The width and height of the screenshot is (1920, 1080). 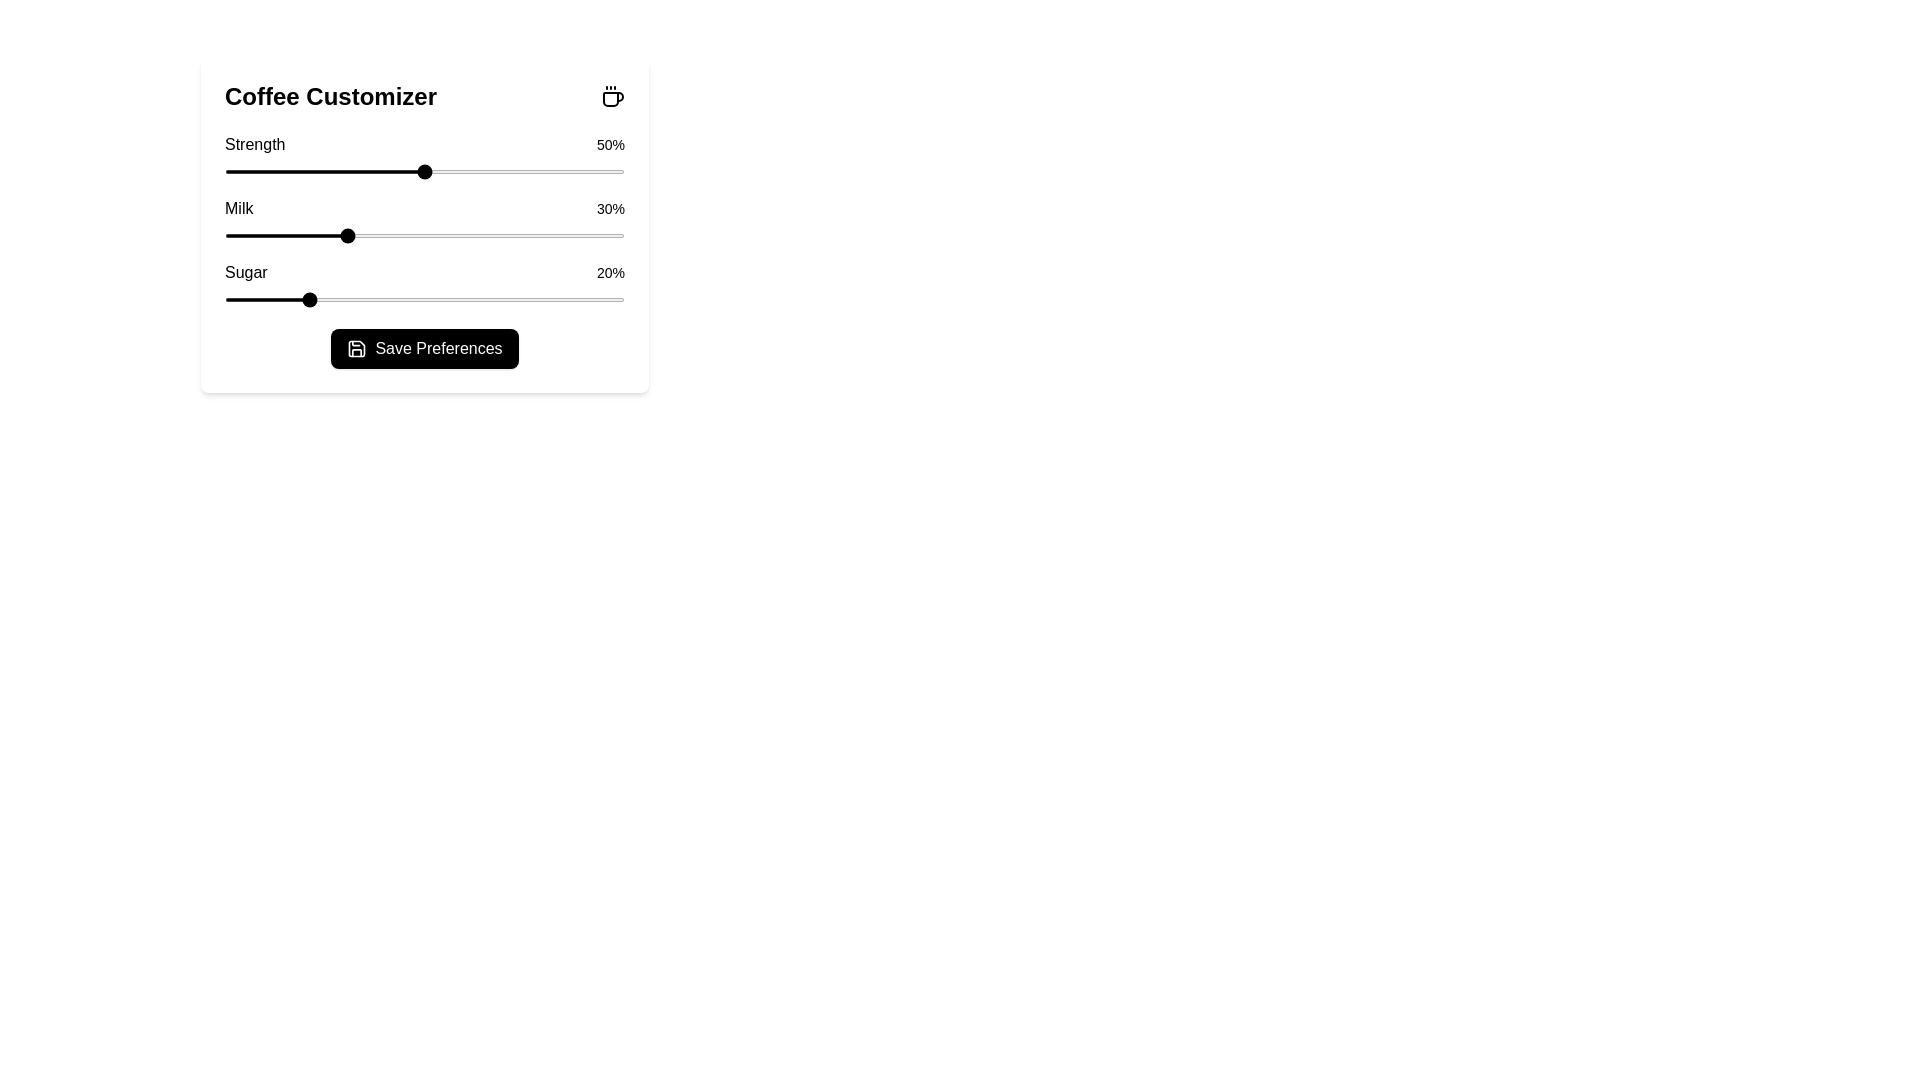 I want to click on the sugar level, so click(x=380, y=300).